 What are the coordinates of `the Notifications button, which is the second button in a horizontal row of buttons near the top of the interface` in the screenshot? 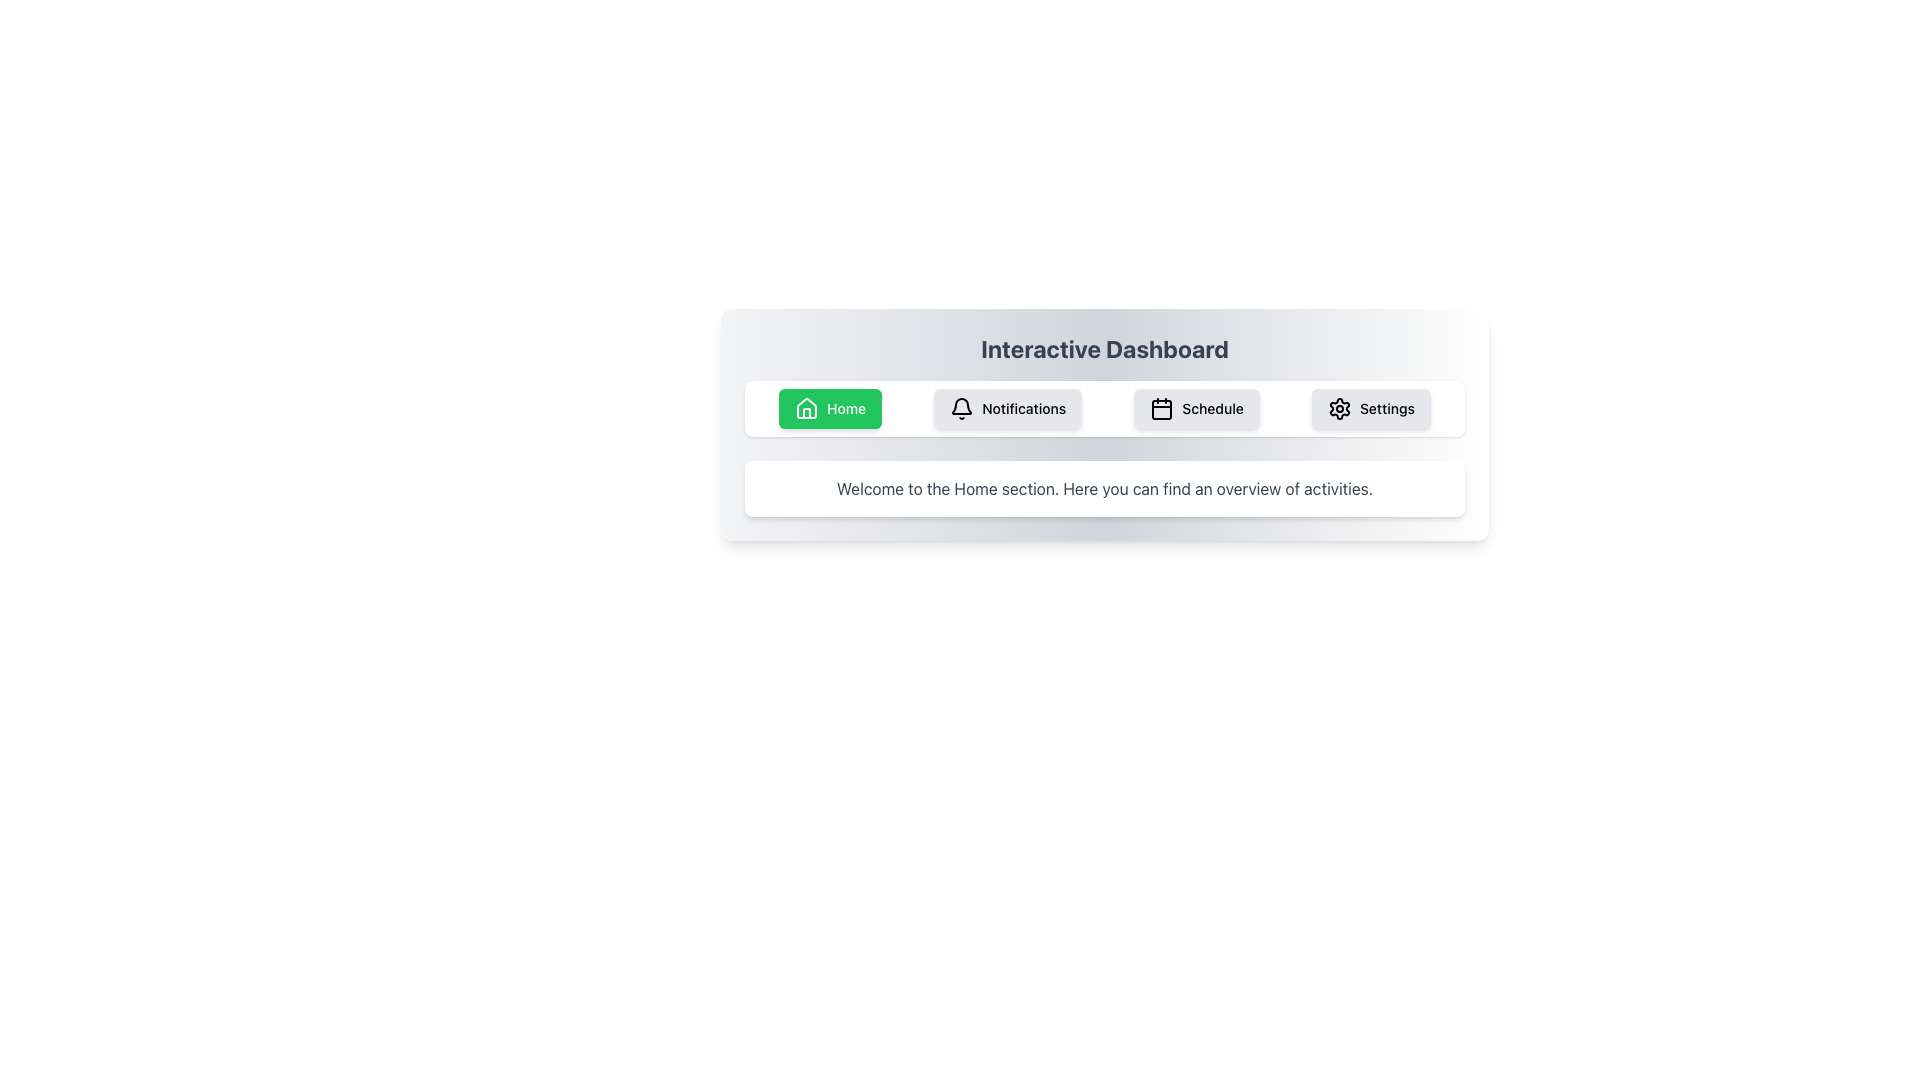 It's located at (1008, 407).